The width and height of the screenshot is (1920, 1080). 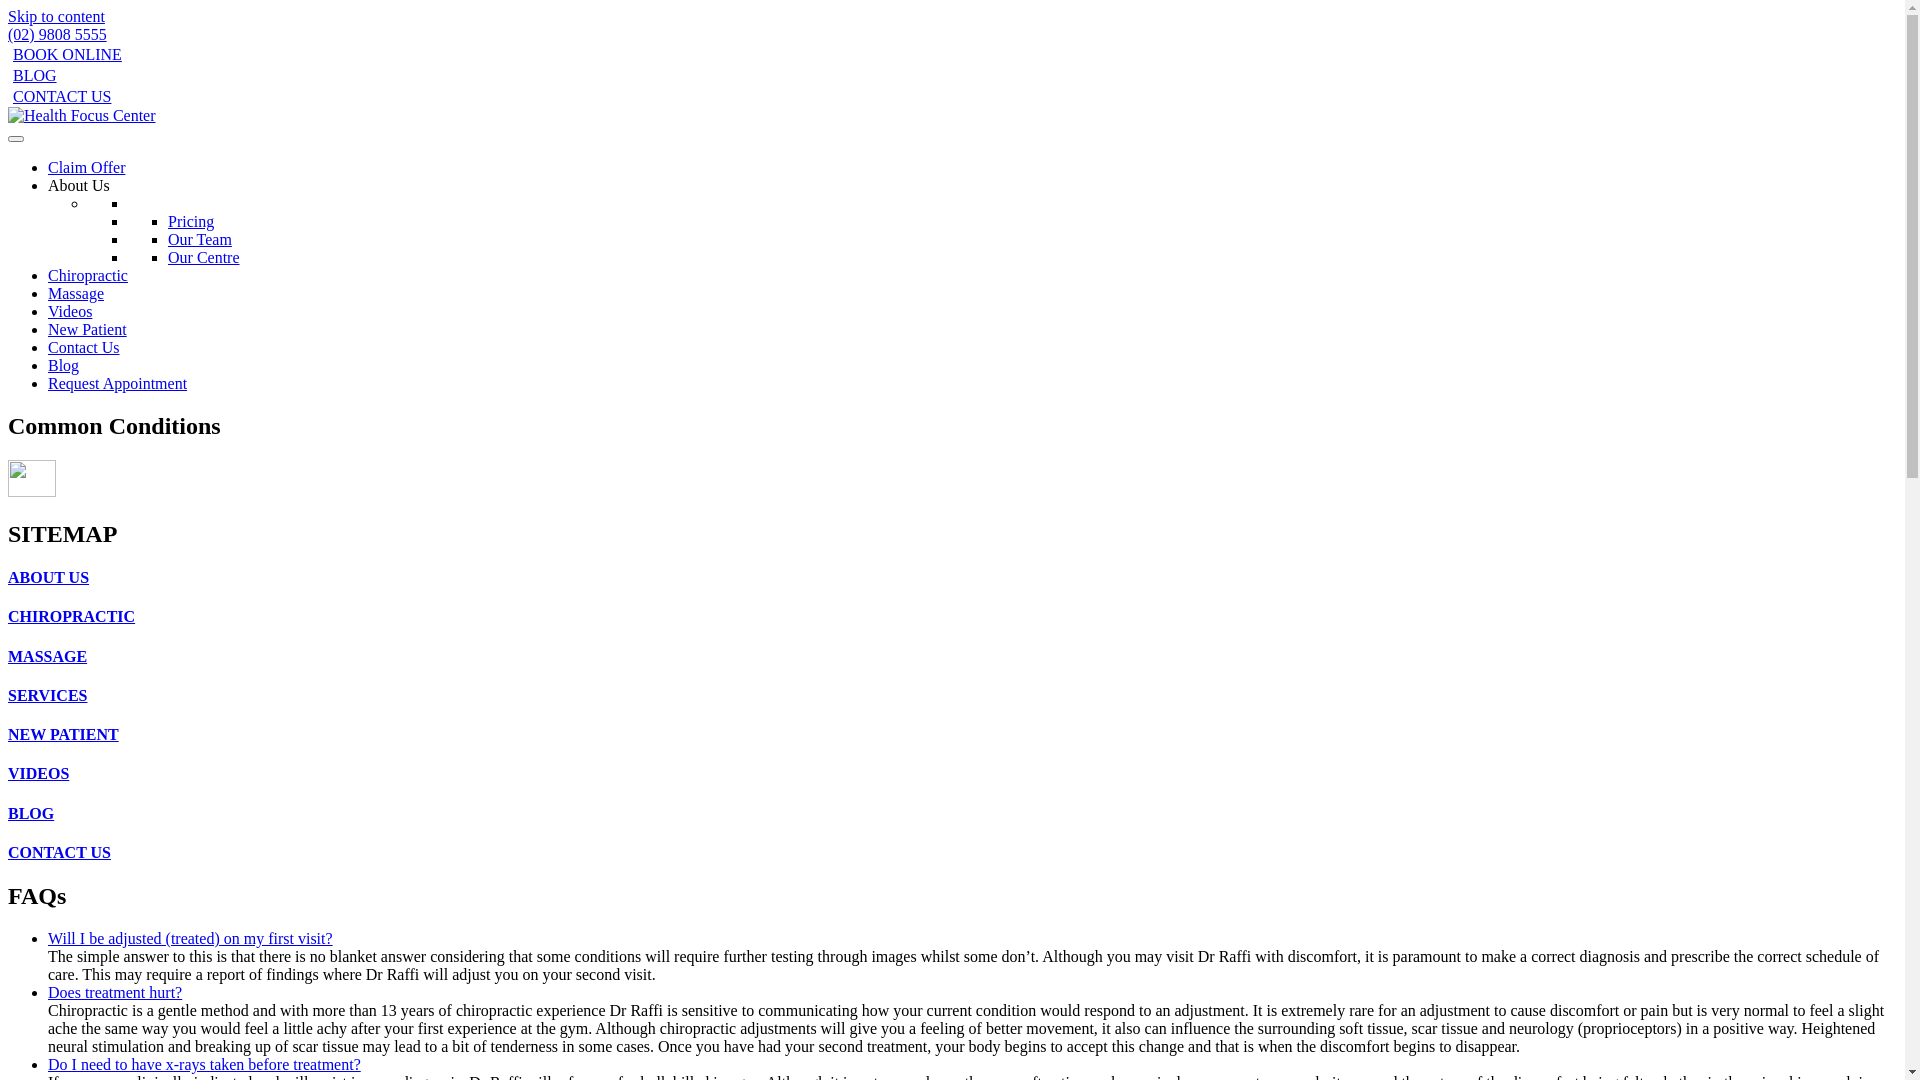 I want to click on 'Request Appointment', so click(x=116, y=383).